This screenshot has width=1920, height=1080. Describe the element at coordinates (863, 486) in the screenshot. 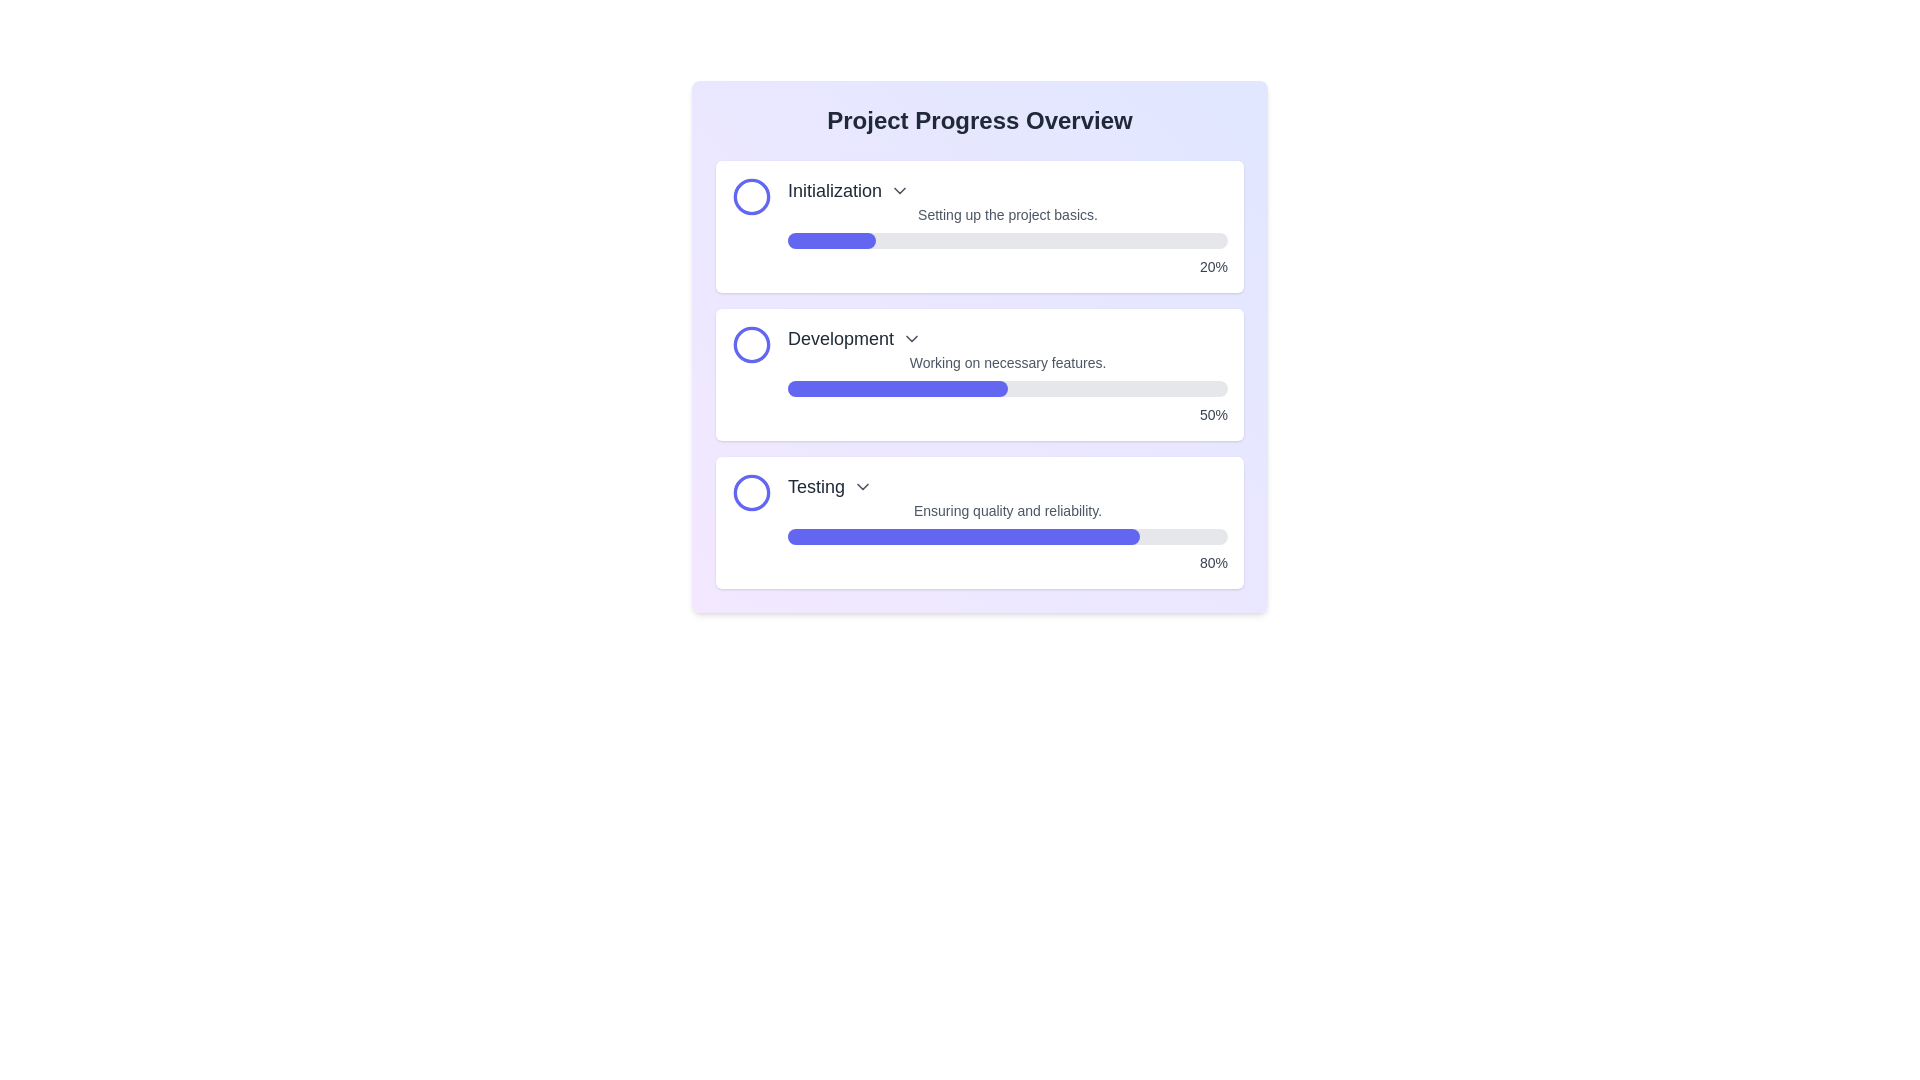

I see `the downwards-pointing chevron icon next to the 'Testing' text` at that location.